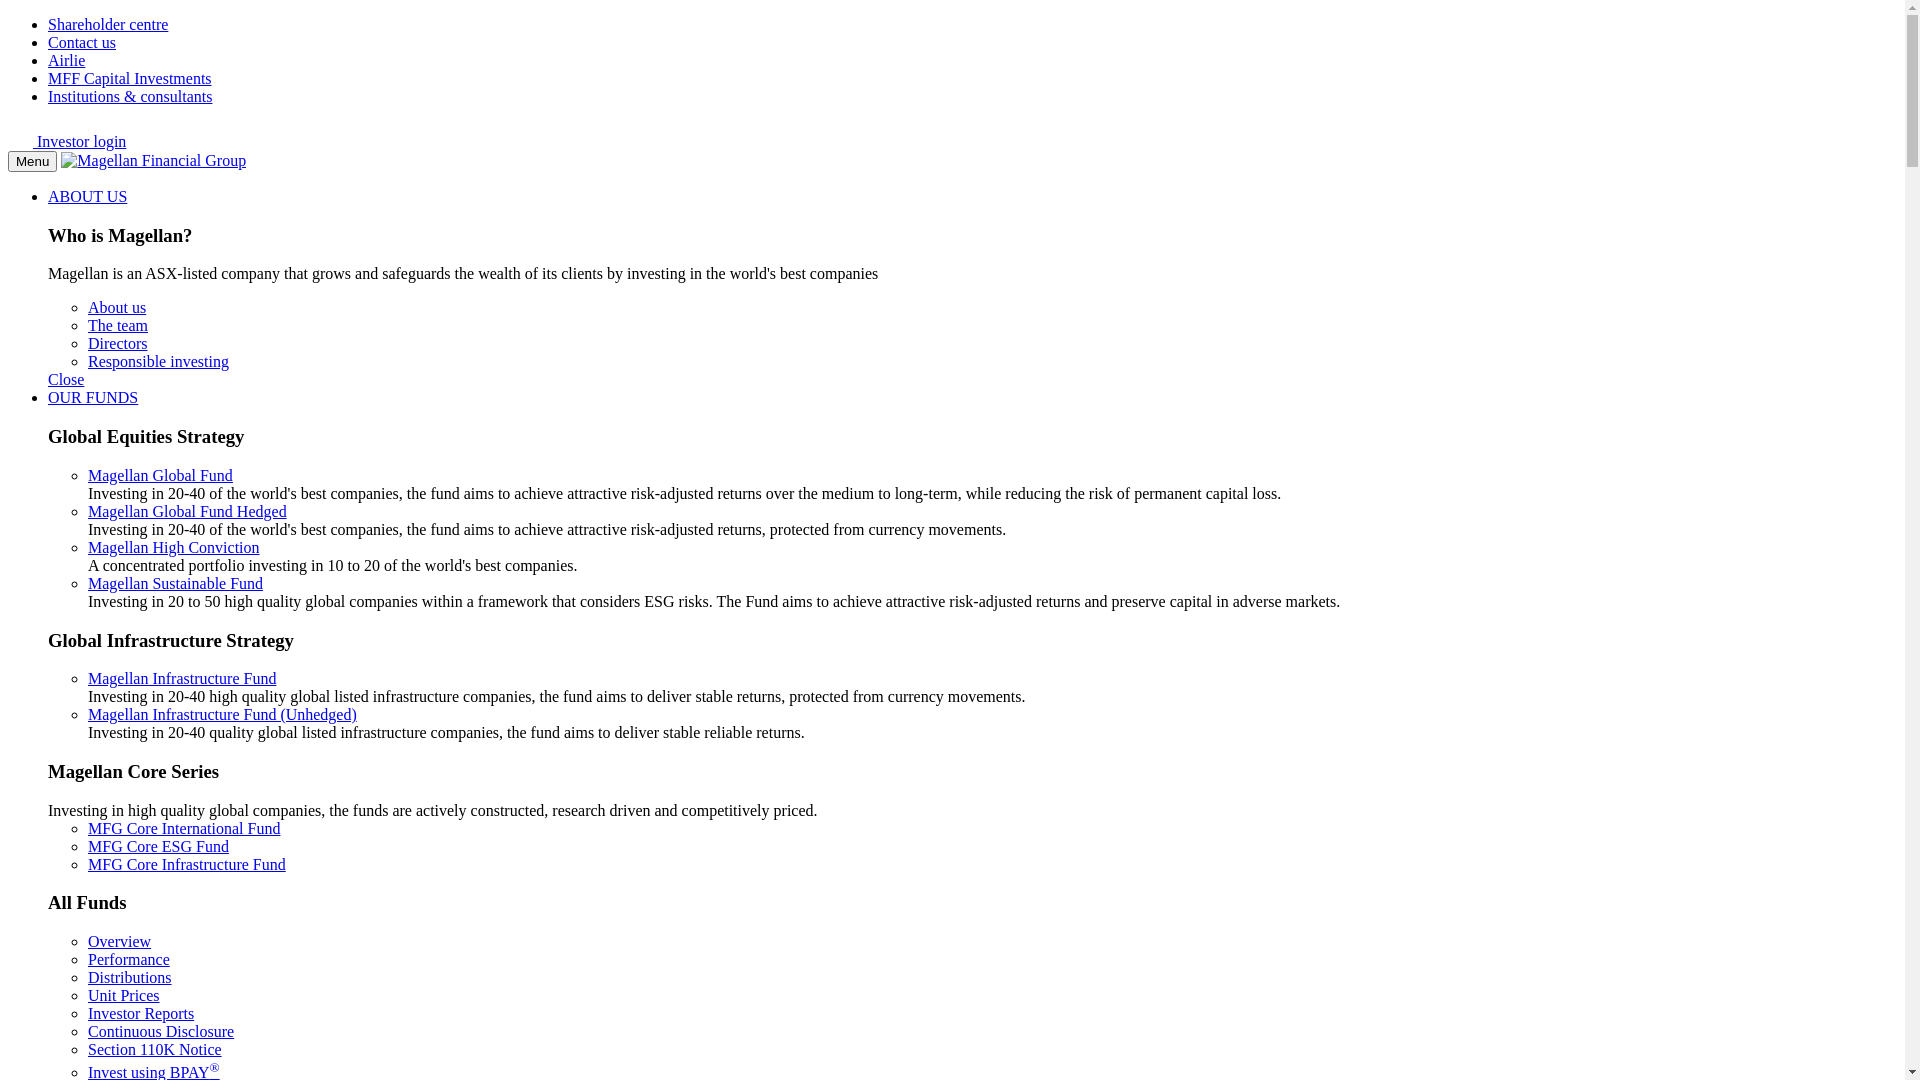  I want to click on 'Magellan Infrastructure Fund', so click(182, 677).